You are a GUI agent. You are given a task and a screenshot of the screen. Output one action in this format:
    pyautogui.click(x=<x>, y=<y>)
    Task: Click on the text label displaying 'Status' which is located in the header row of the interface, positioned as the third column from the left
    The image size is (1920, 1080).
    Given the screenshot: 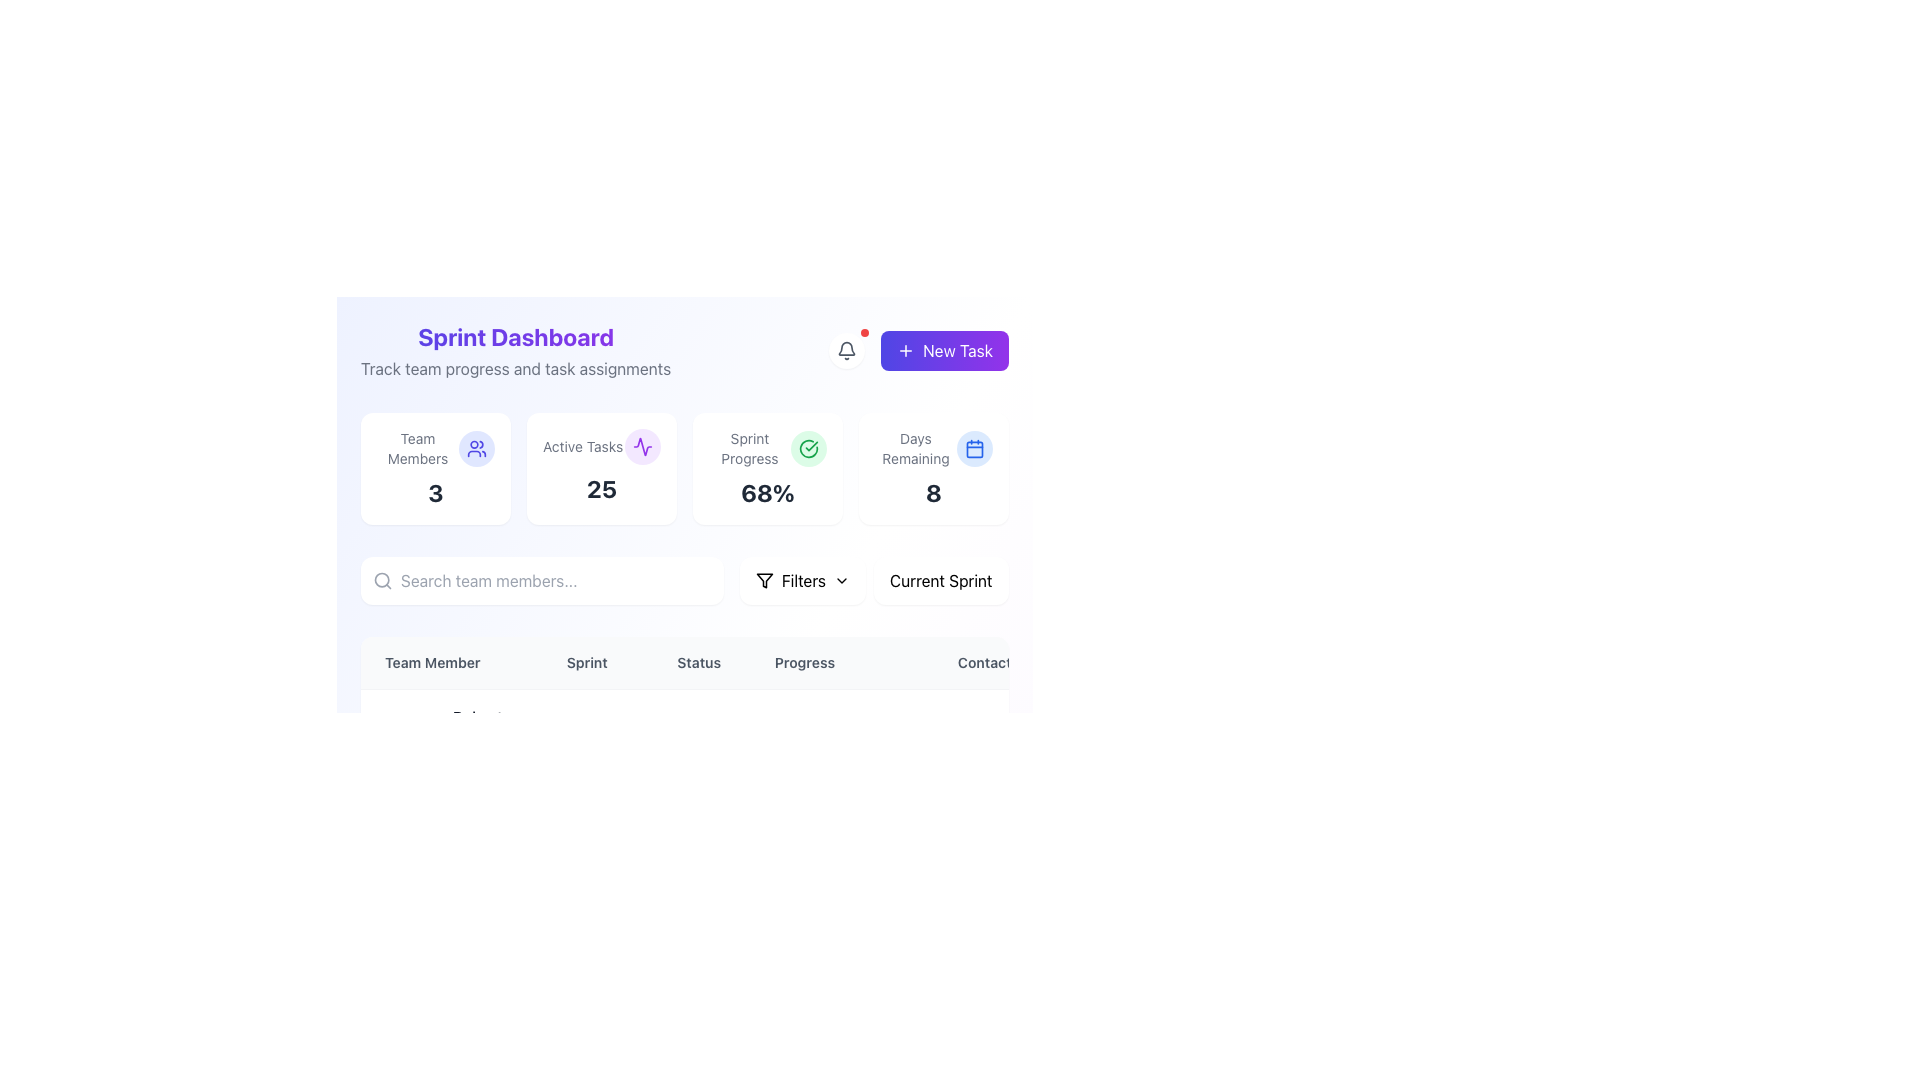 What is the action you would take?
    pyautogui.click(x=701, y=663)
    